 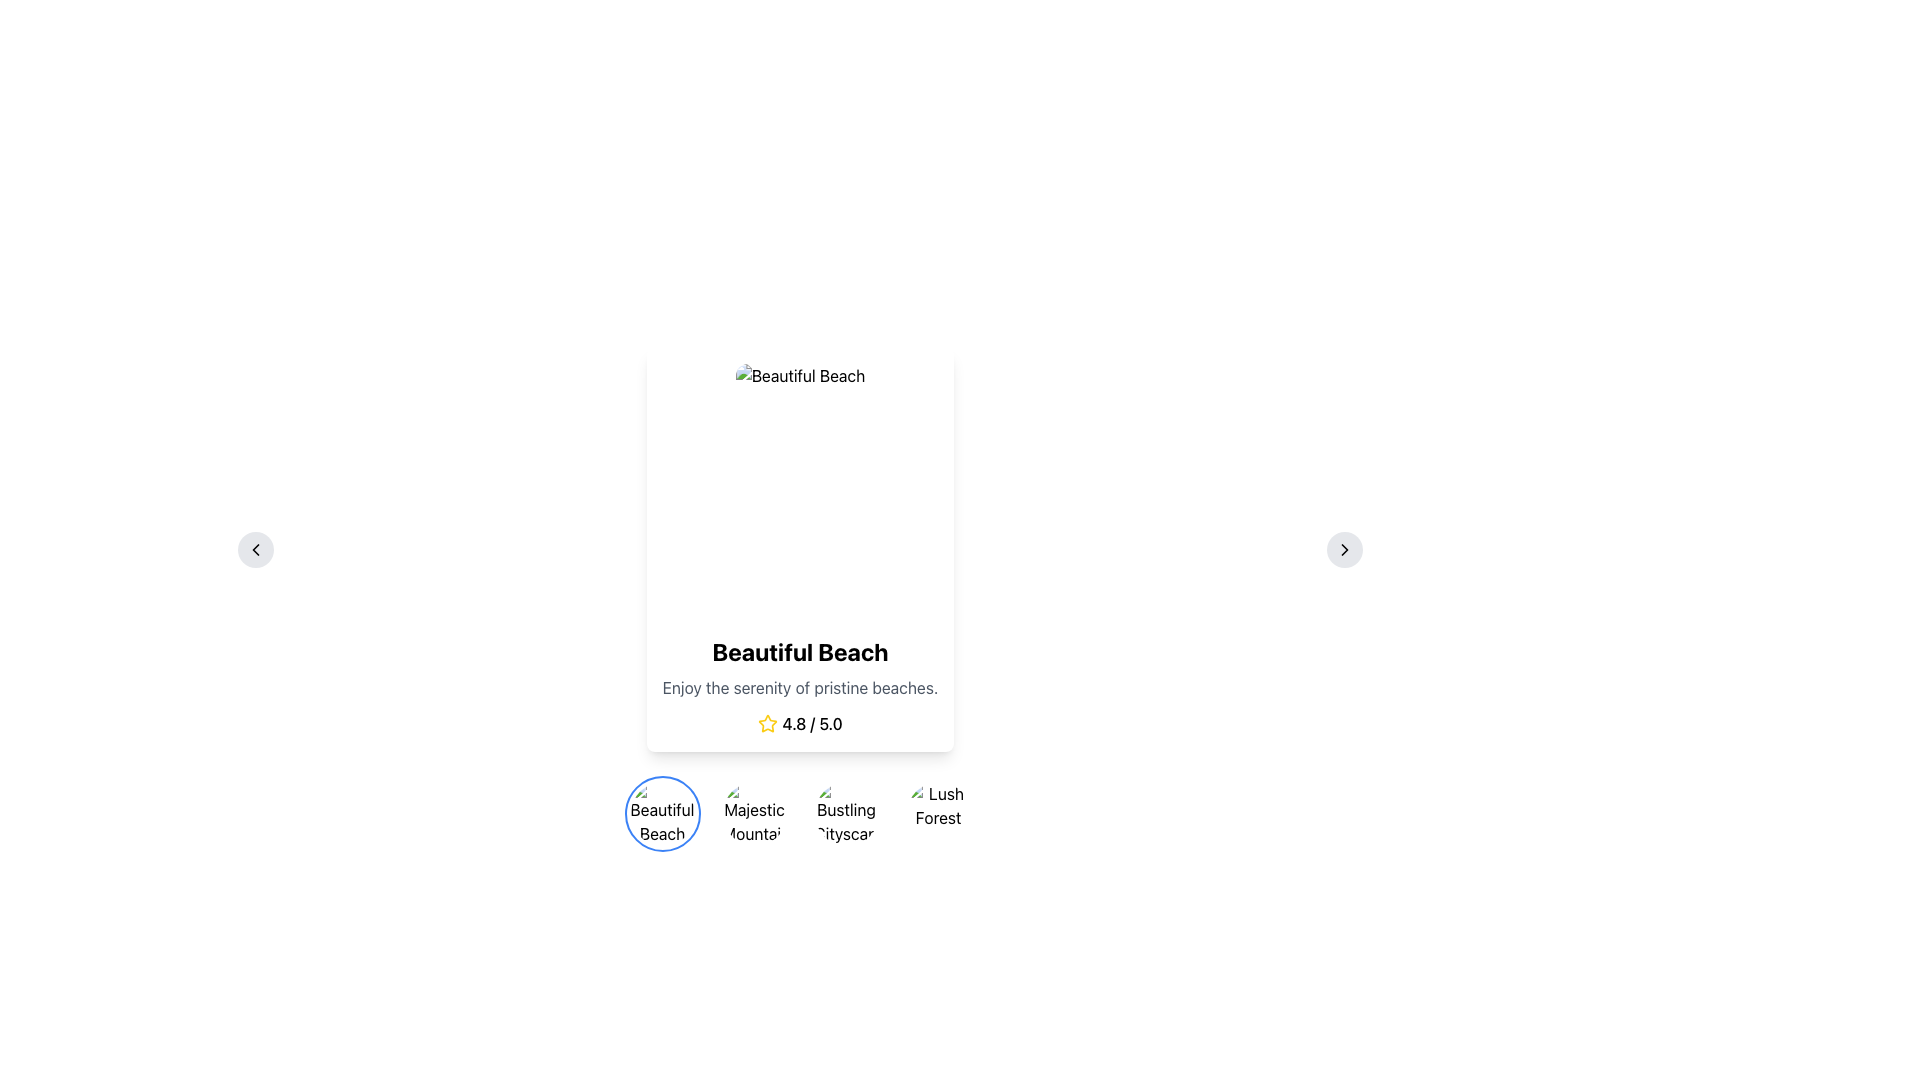 What do you see at coordinates (1344, 550) in the screenshot?
I see `the small circular button with a light gray background and a right-pointing arrow icon located at the top right corner of the card layout for navigation` at bounding box center [1344, 550].